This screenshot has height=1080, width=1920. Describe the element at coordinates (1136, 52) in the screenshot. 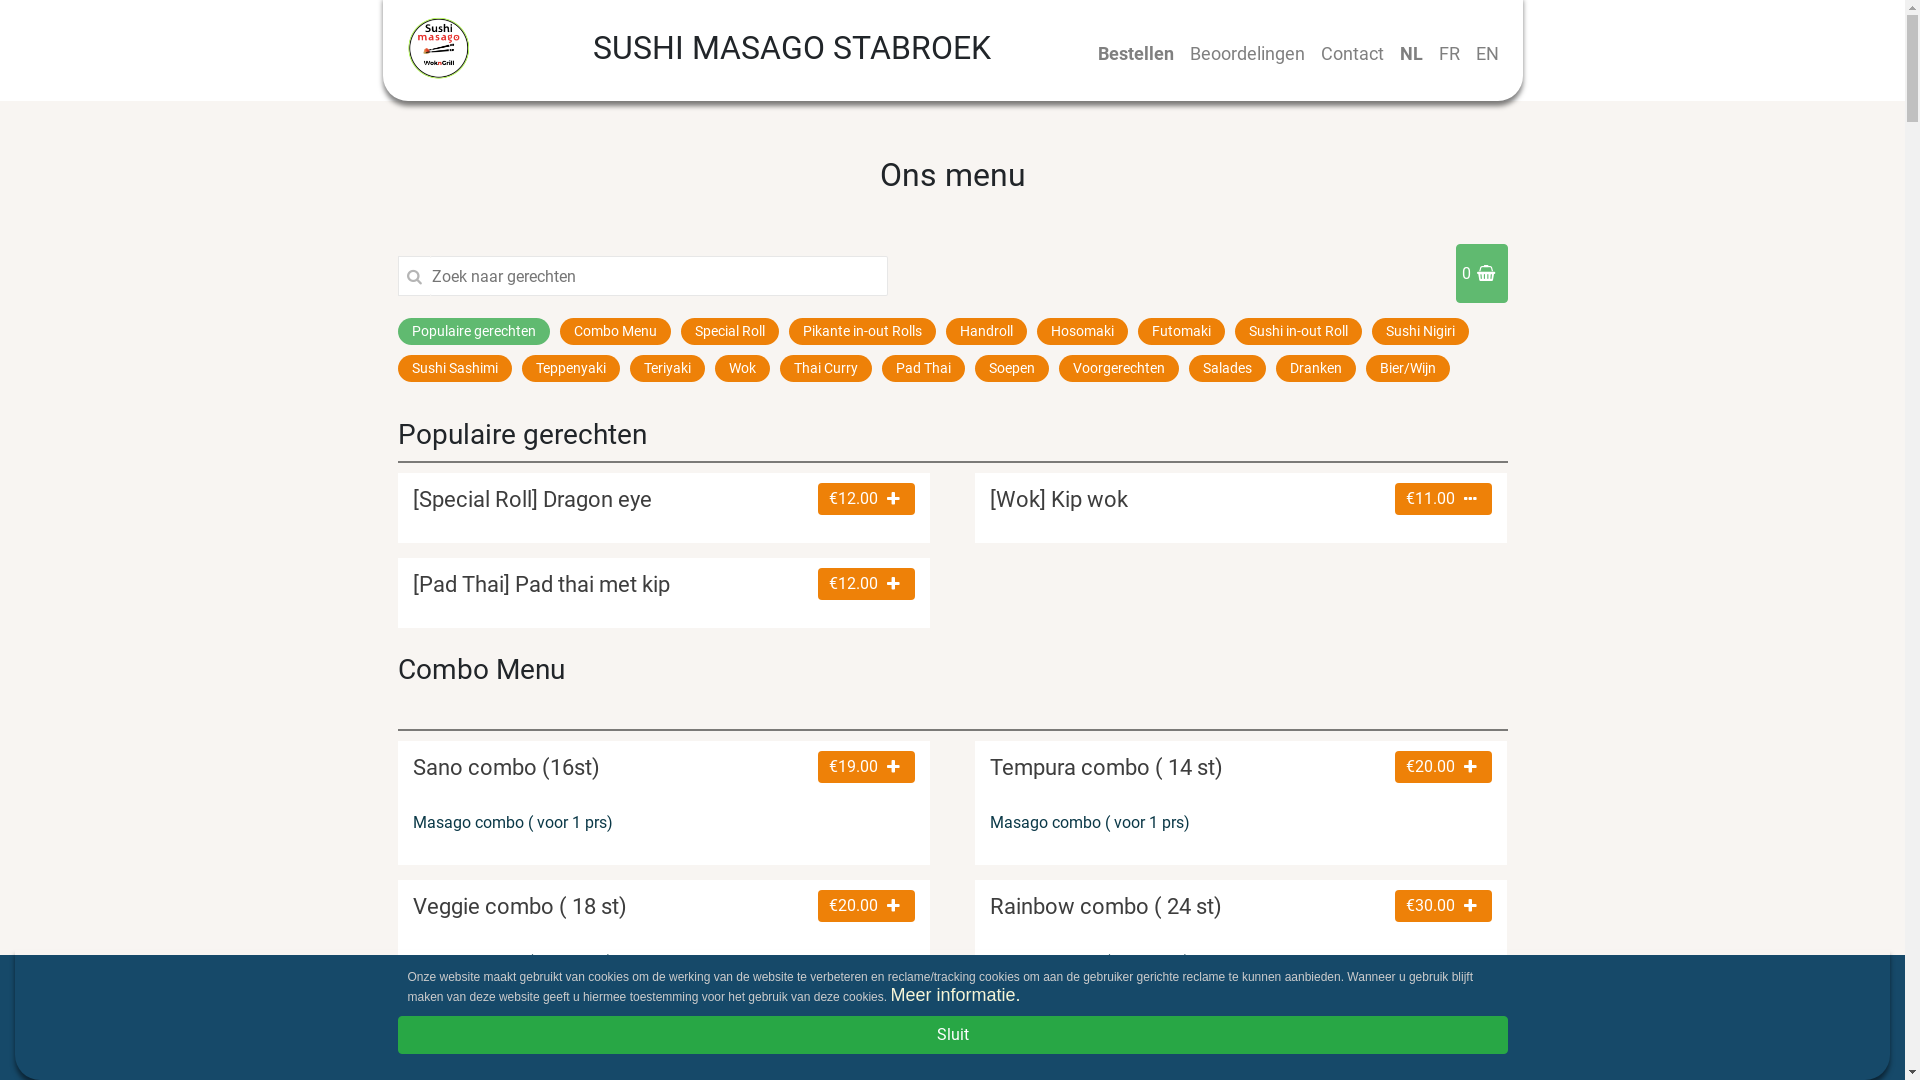

I see `'Bestellen'` at that location.